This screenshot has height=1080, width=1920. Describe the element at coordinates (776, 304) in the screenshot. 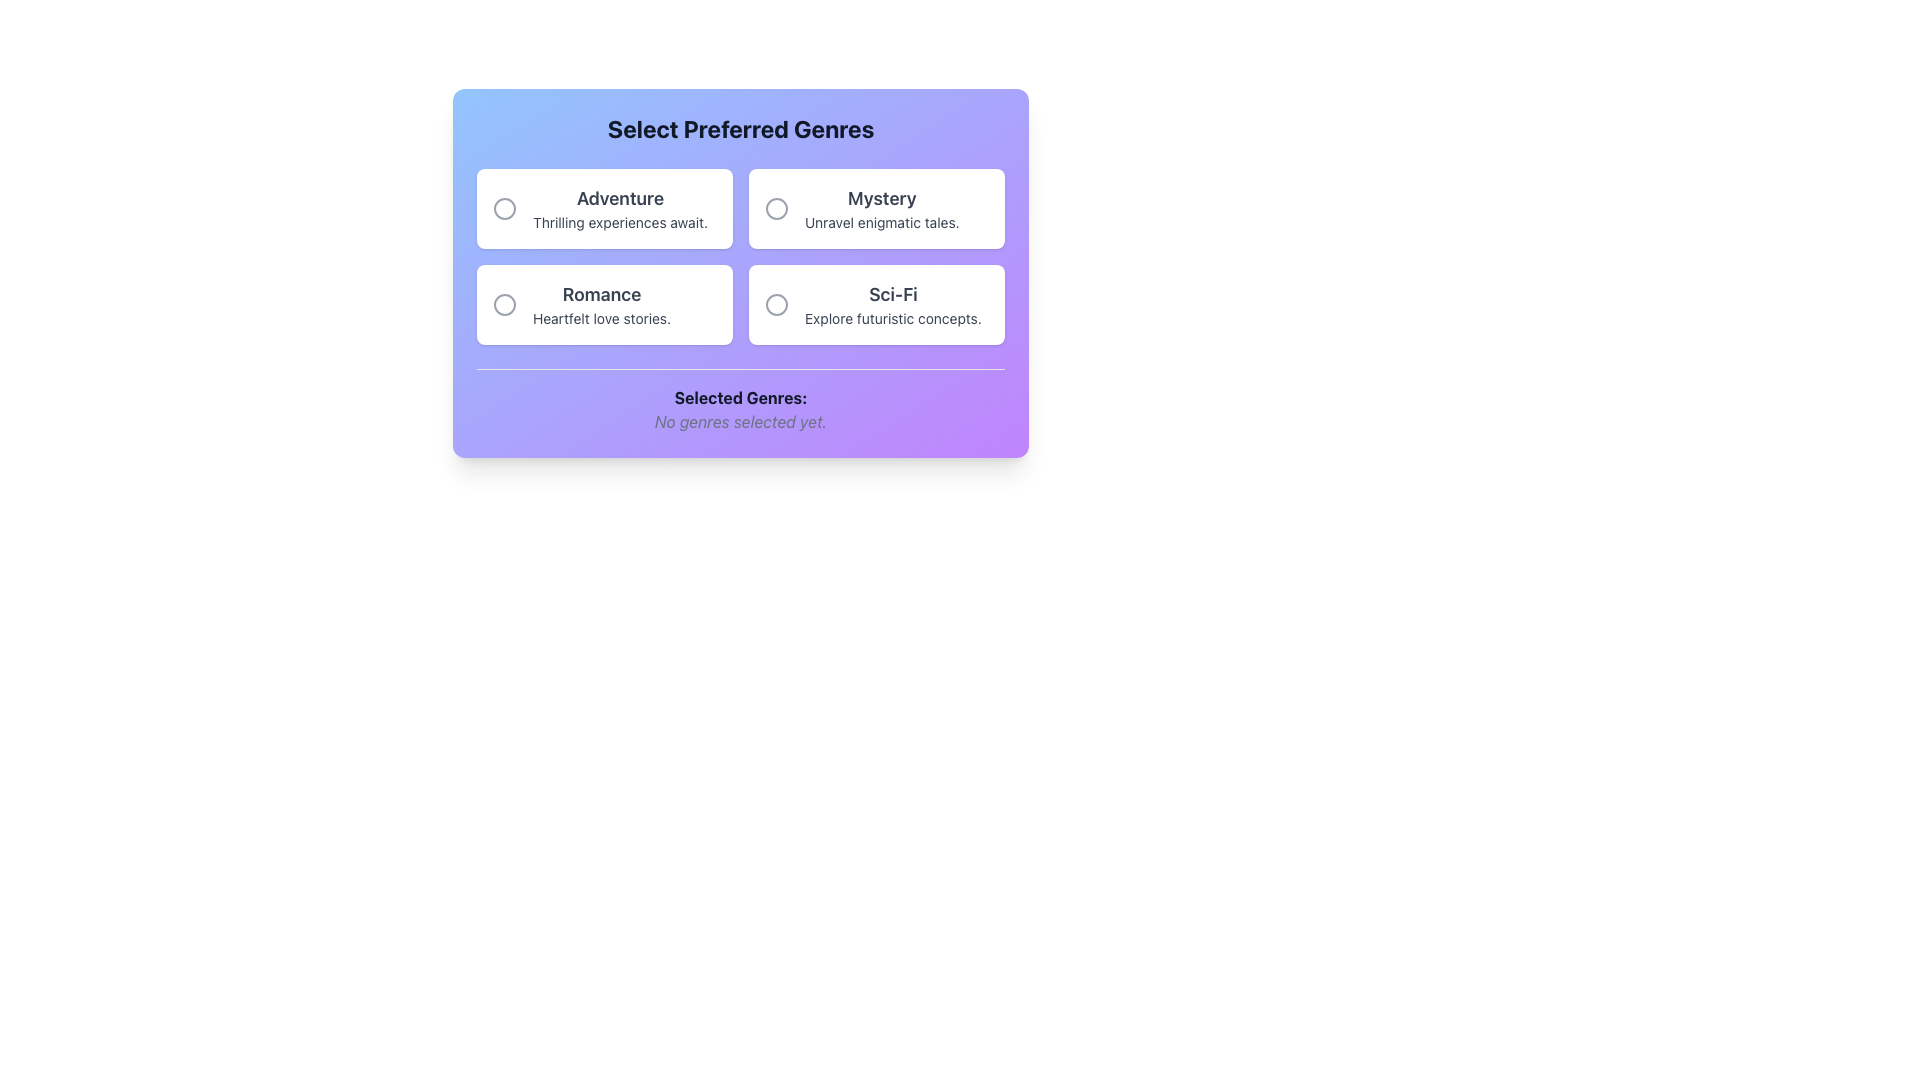

I see `the circular icon within the radio button for selecting the 'Sci-Fi' genre, enabling keyboard navigation` at that location.